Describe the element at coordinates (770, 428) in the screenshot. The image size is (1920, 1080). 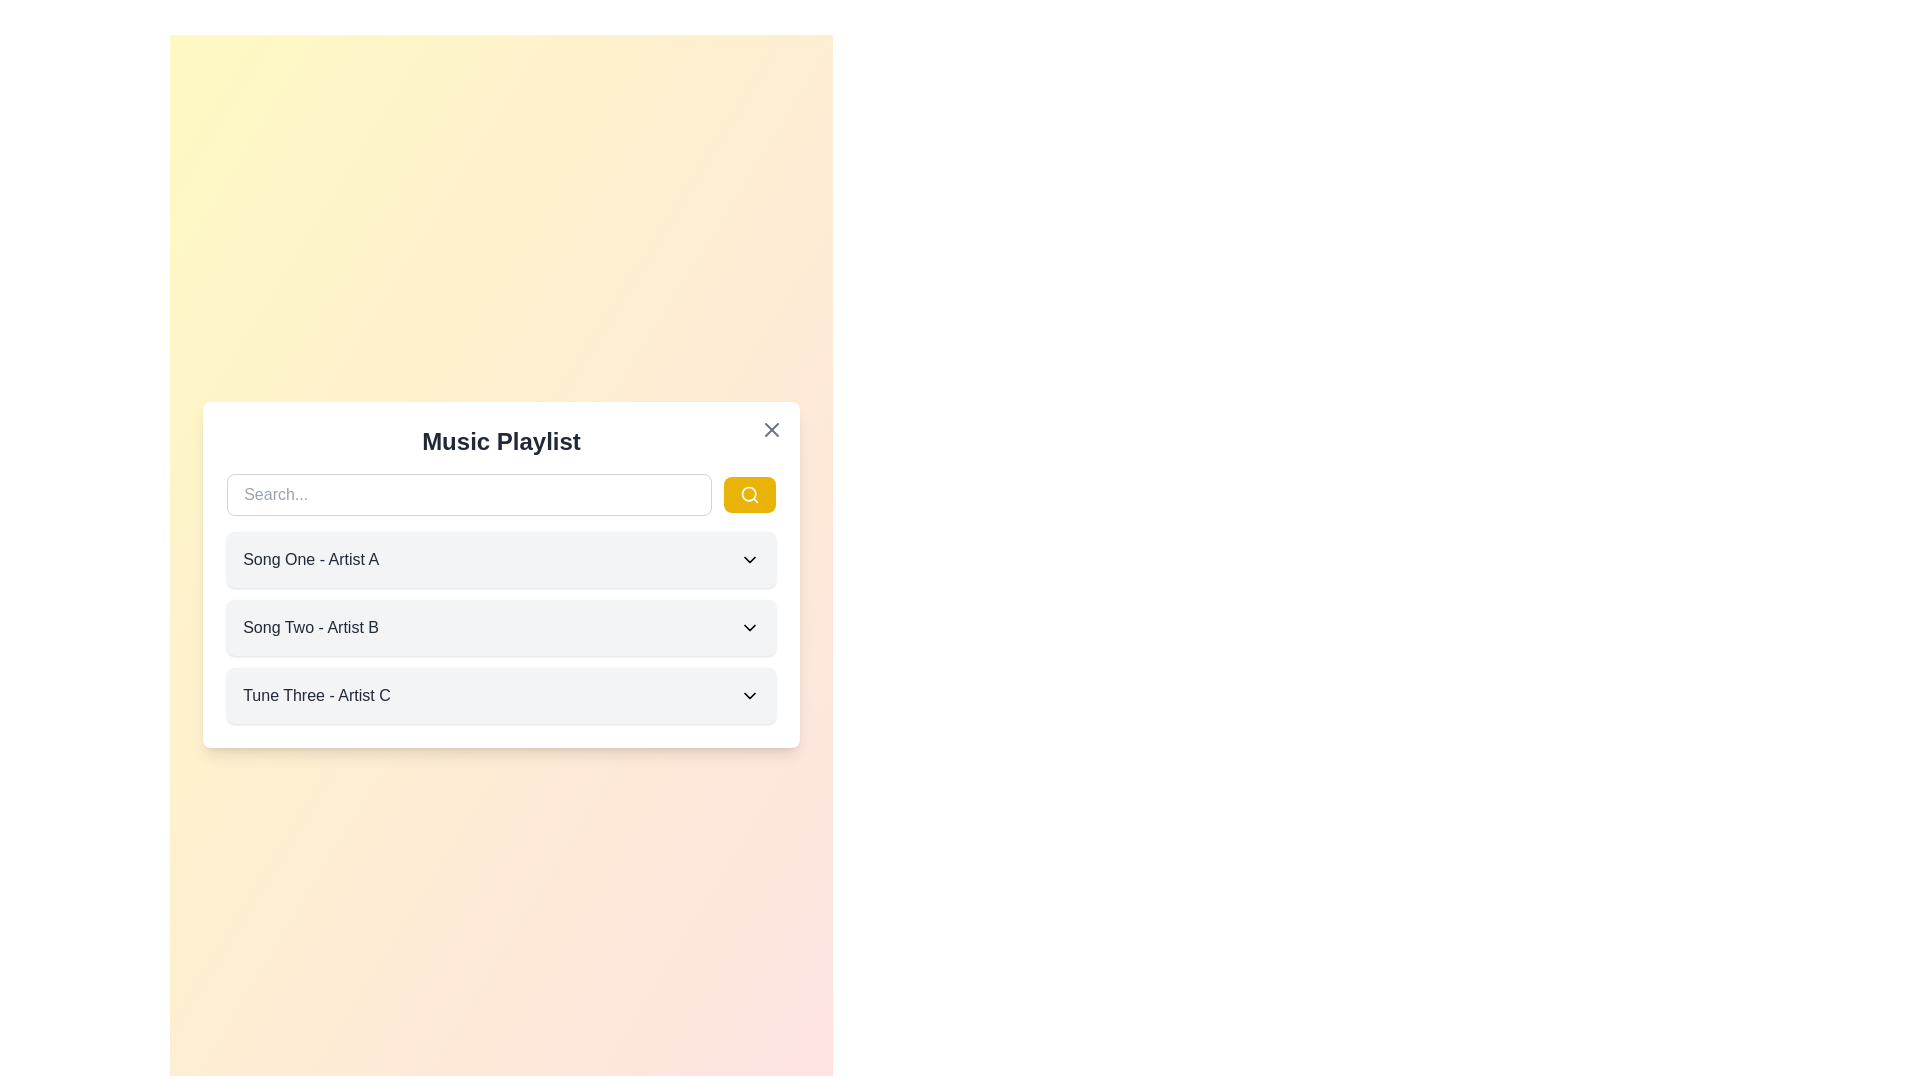
I see `the close icon (cross) at the top-right corner of the card containing the 'Music Playlist' header to trigger tooltip or highlight effects` at that location.